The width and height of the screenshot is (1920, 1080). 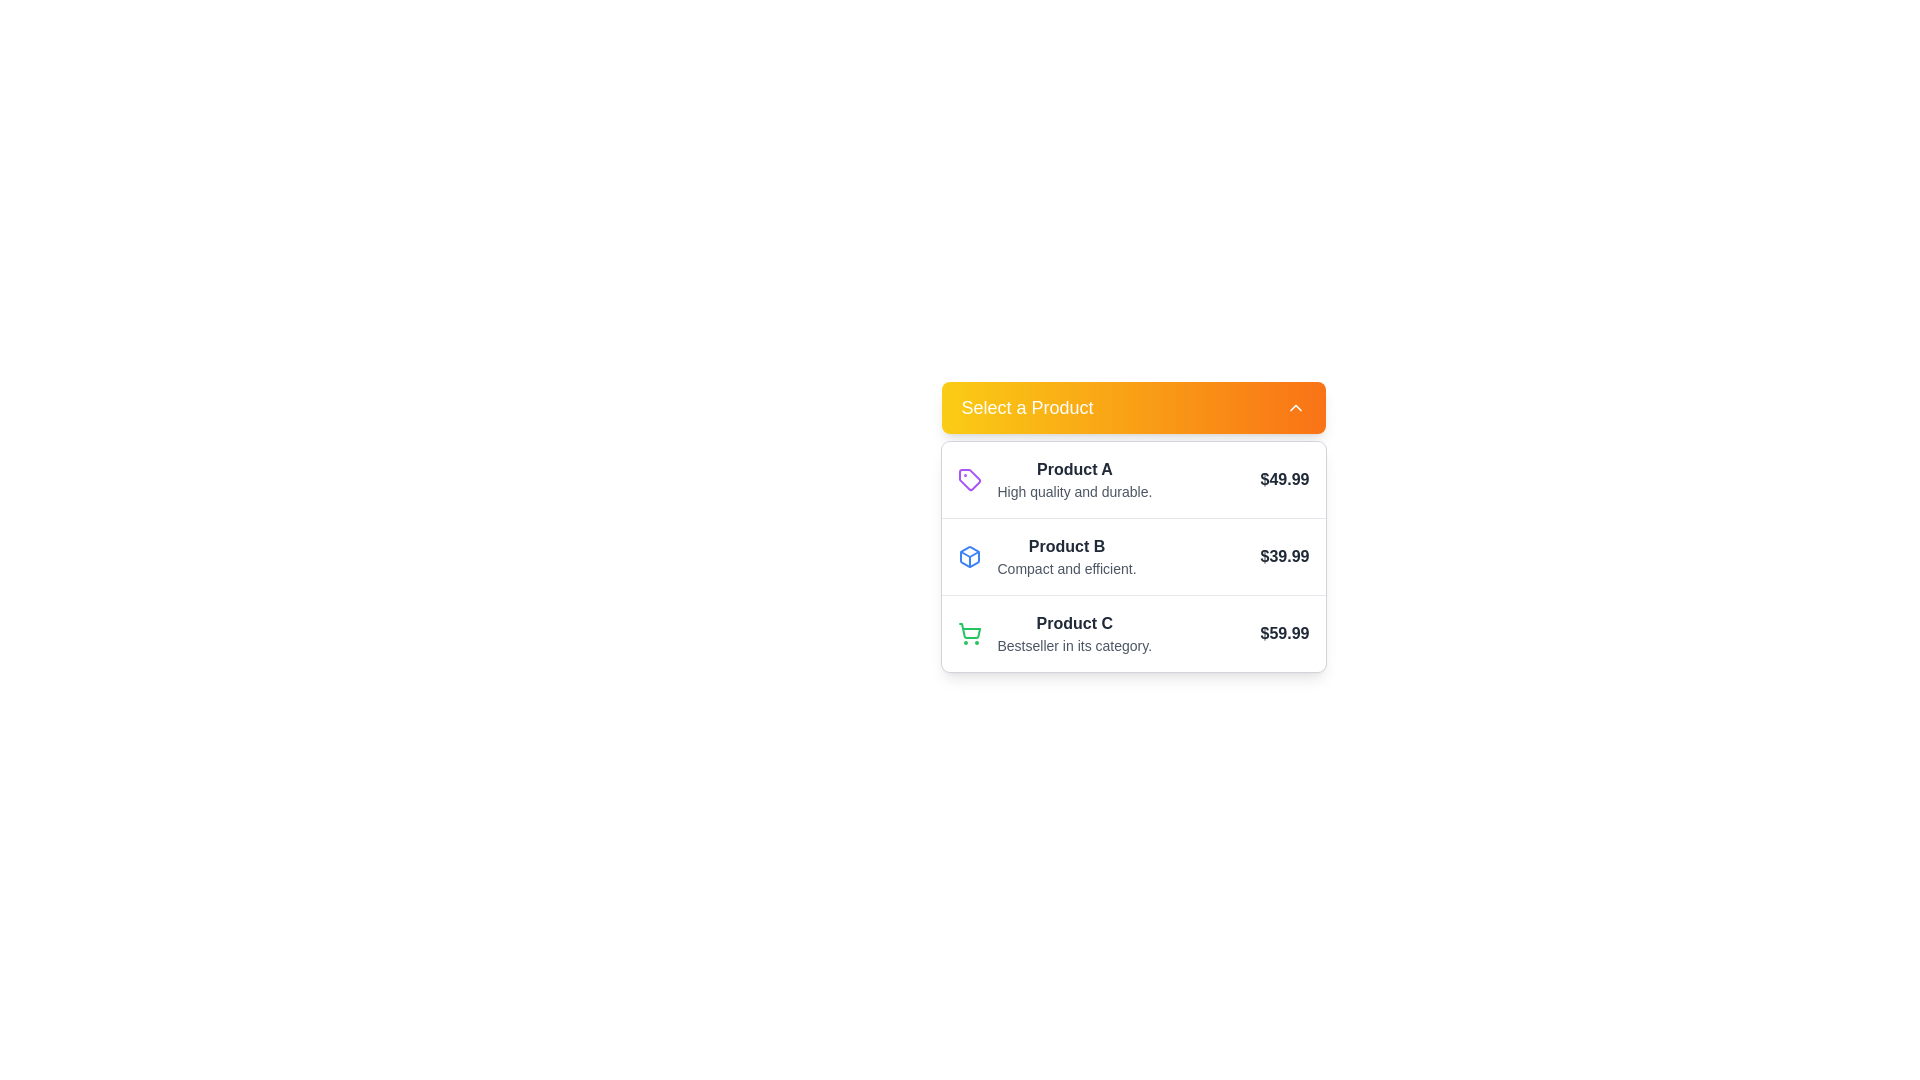 What do you see at coordinates (1065, 556) in the screenshot?
I see `the Multi-line text block that provides descriptive information about 'Product B'` at bounding box center [1065, 556].